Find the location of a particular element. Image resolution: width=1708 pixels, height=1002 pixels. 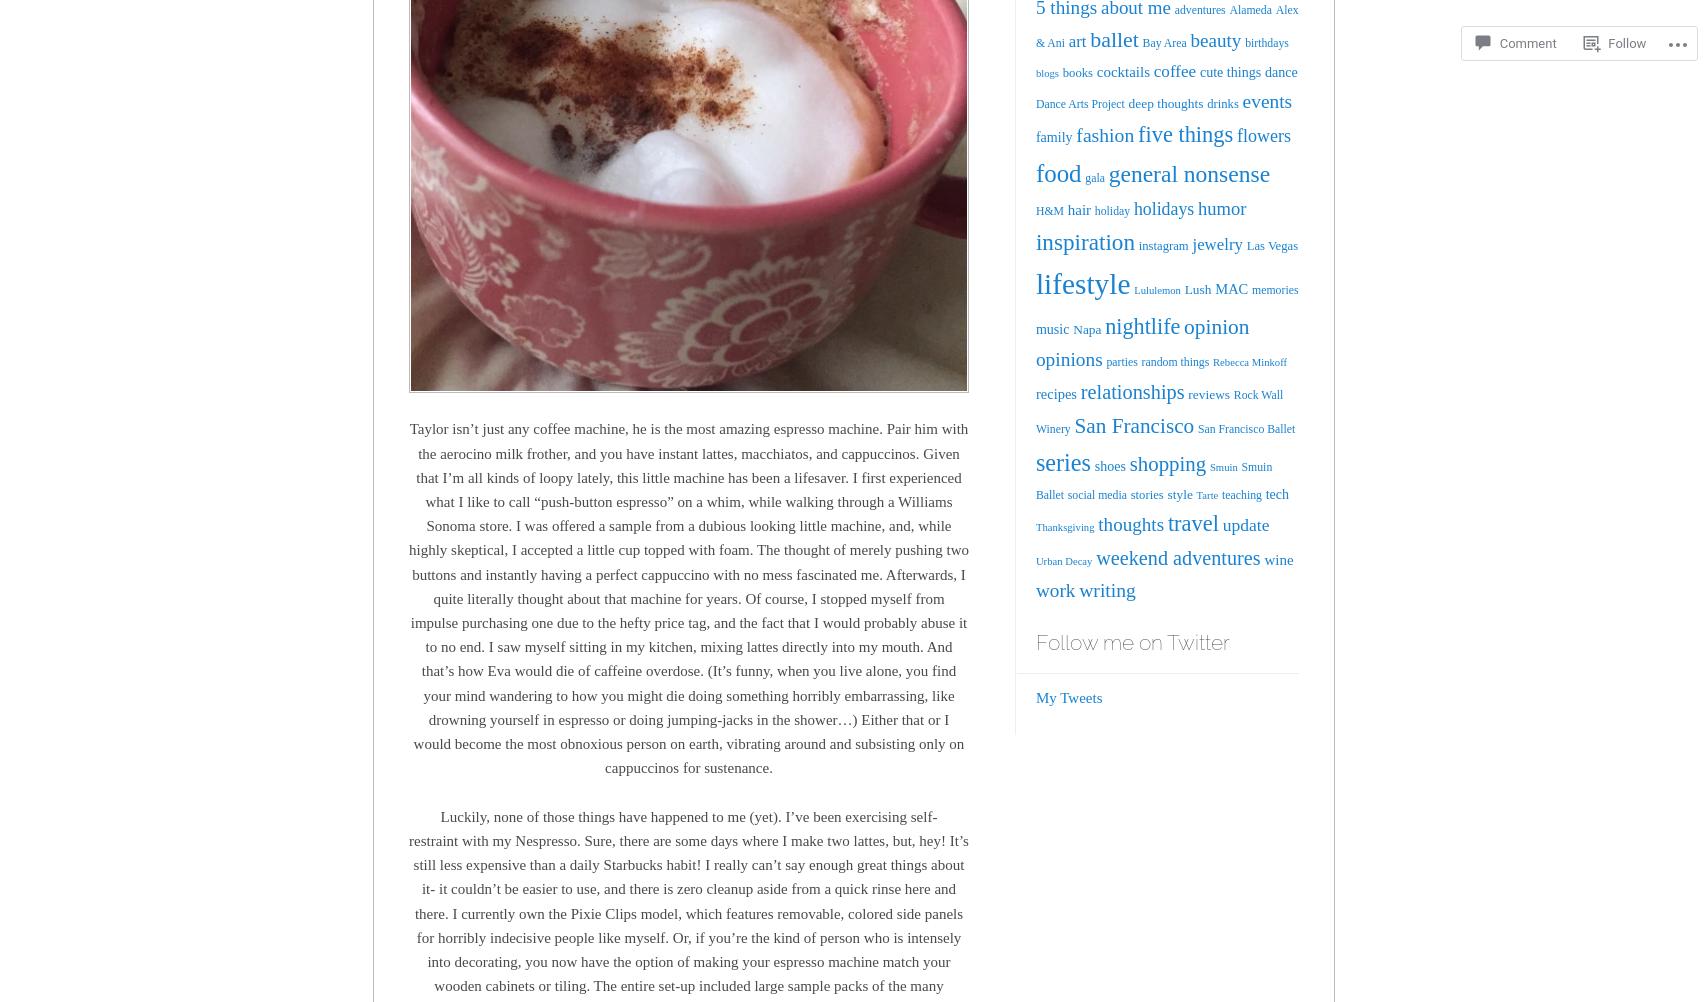

'adventures' is located at coordinates (1199, 9).